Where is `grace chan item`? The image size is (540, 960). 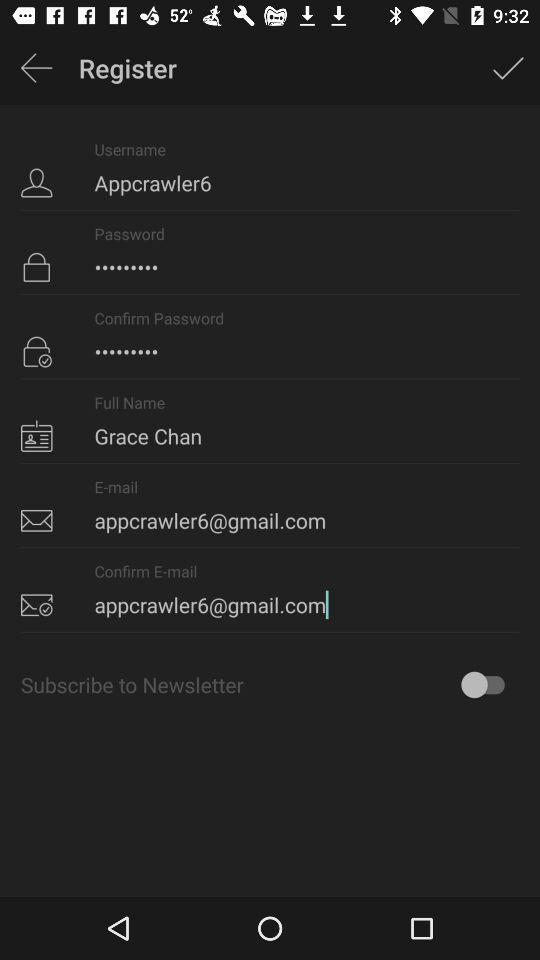 grace chan item is located at coordinates (270, 421).